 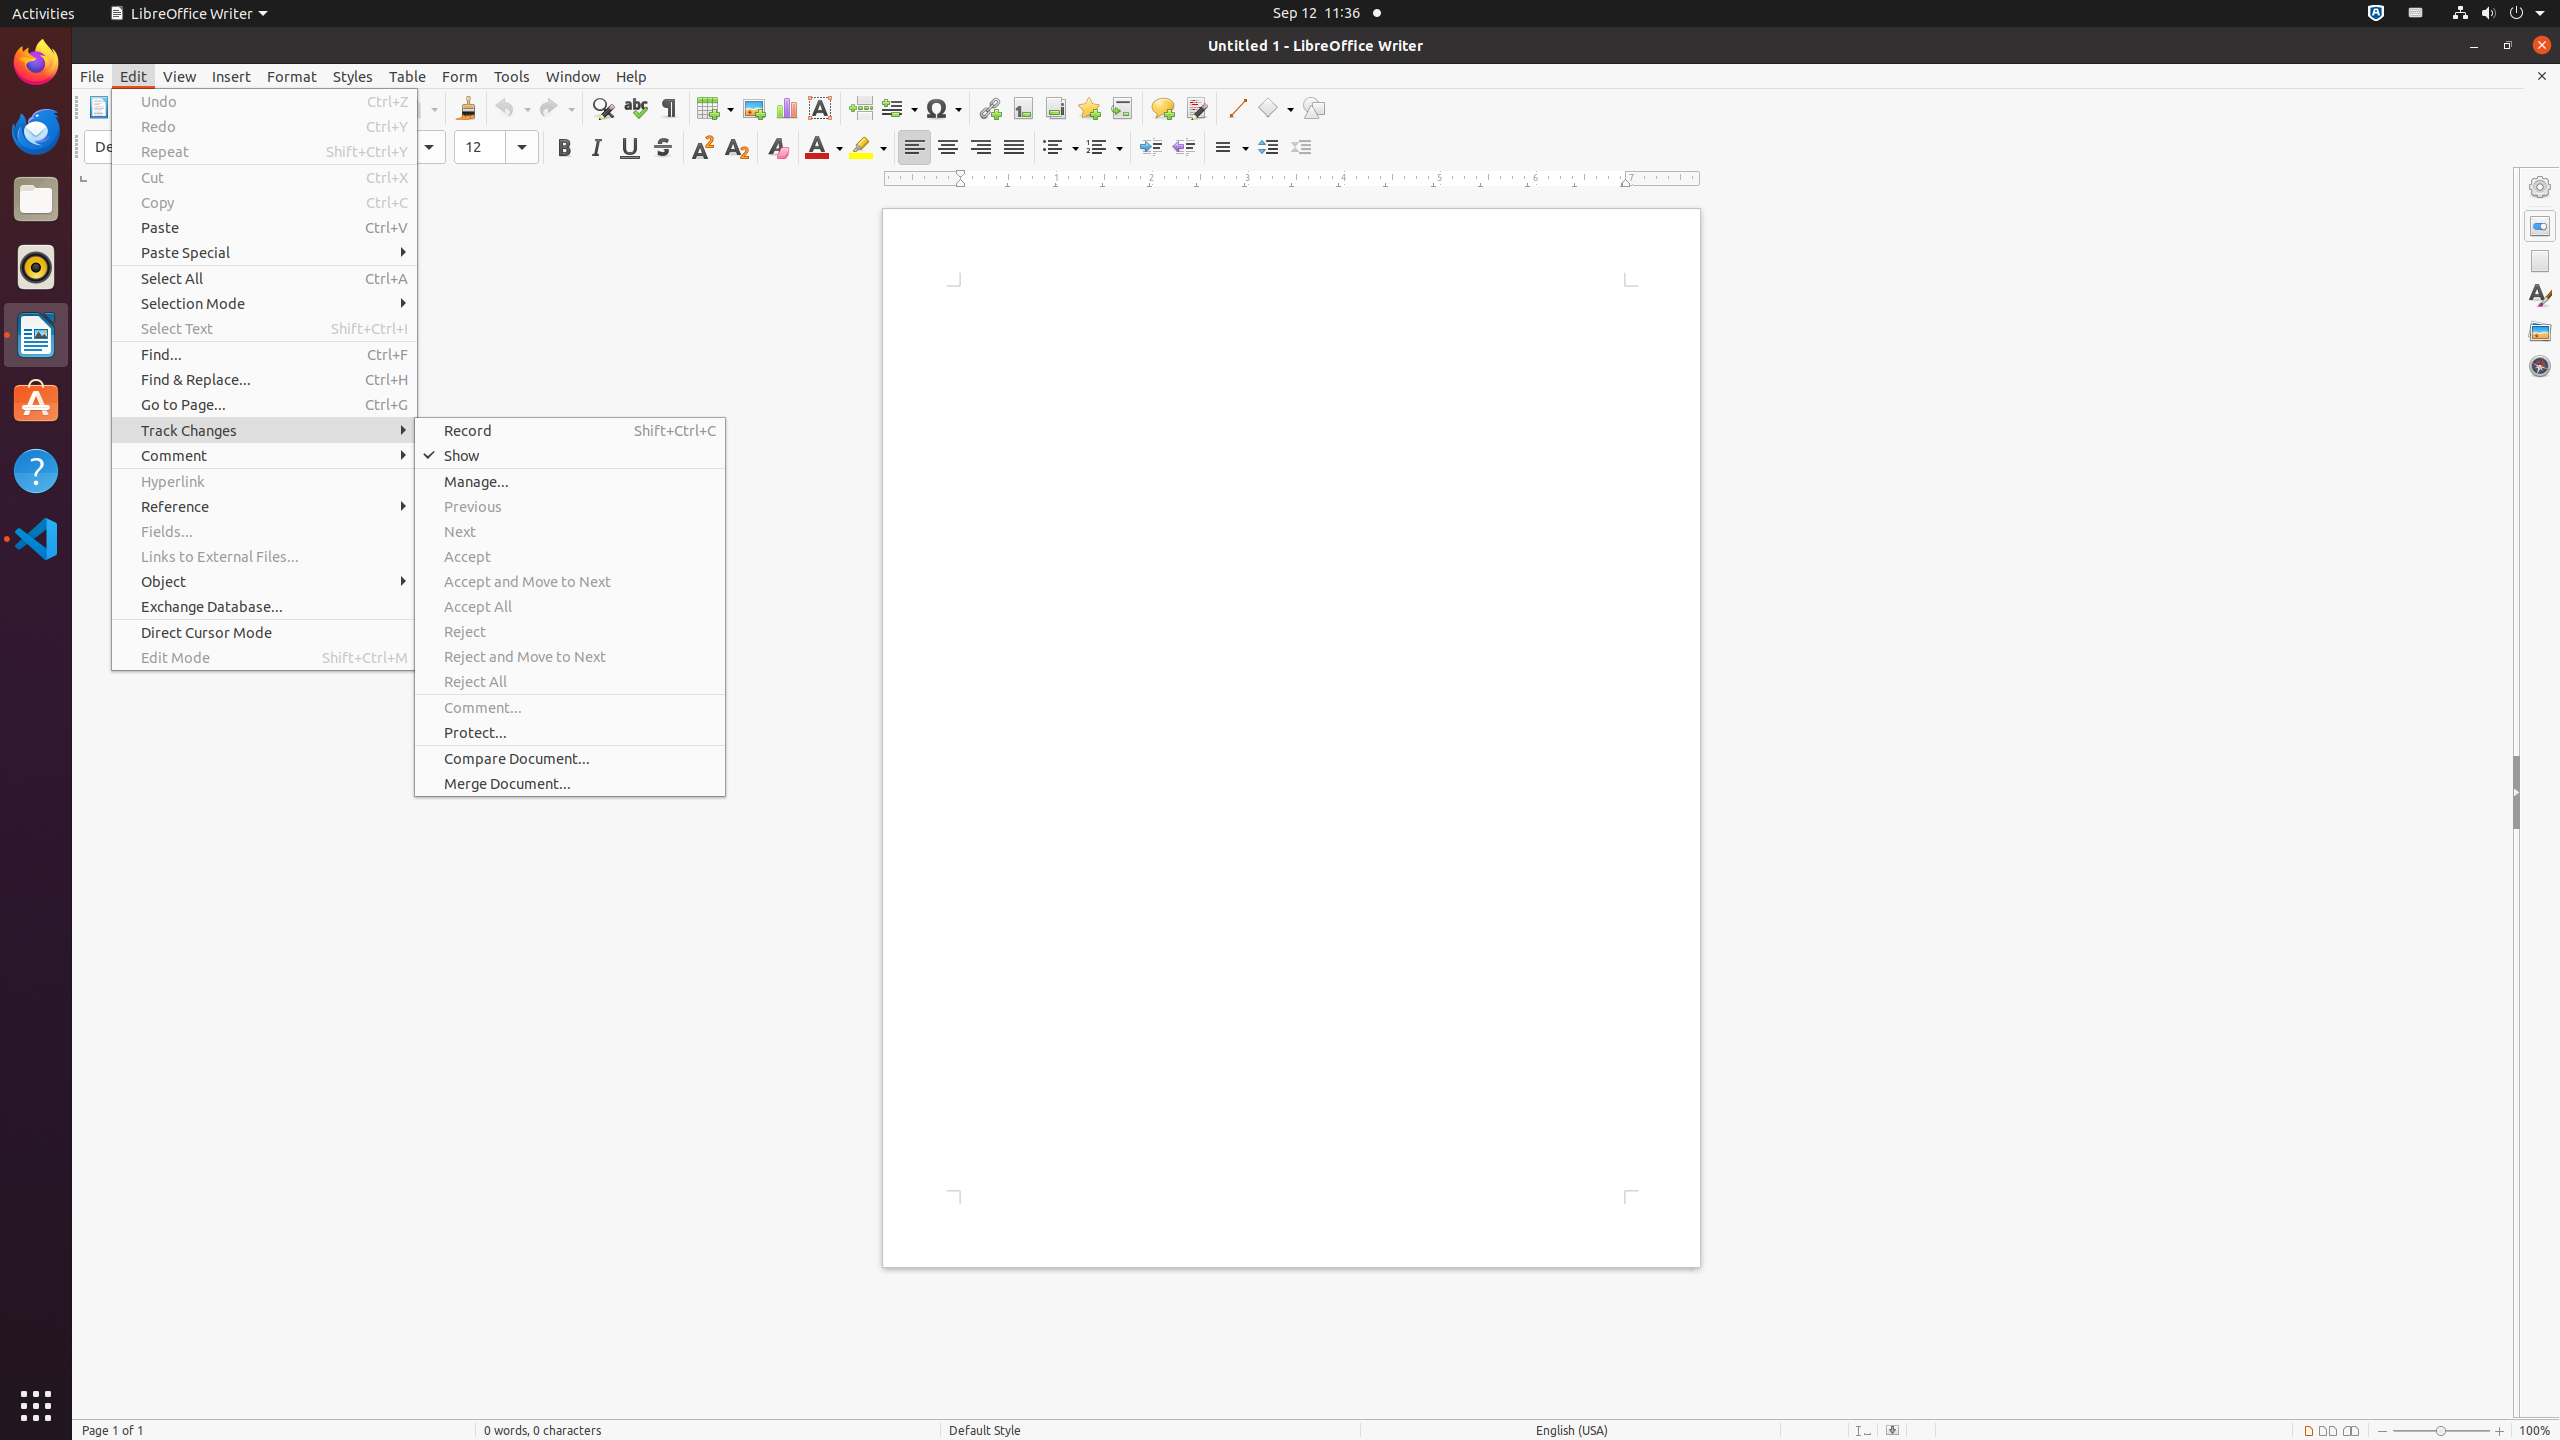 I want to click on 'Center', so click(x=946, y=146).